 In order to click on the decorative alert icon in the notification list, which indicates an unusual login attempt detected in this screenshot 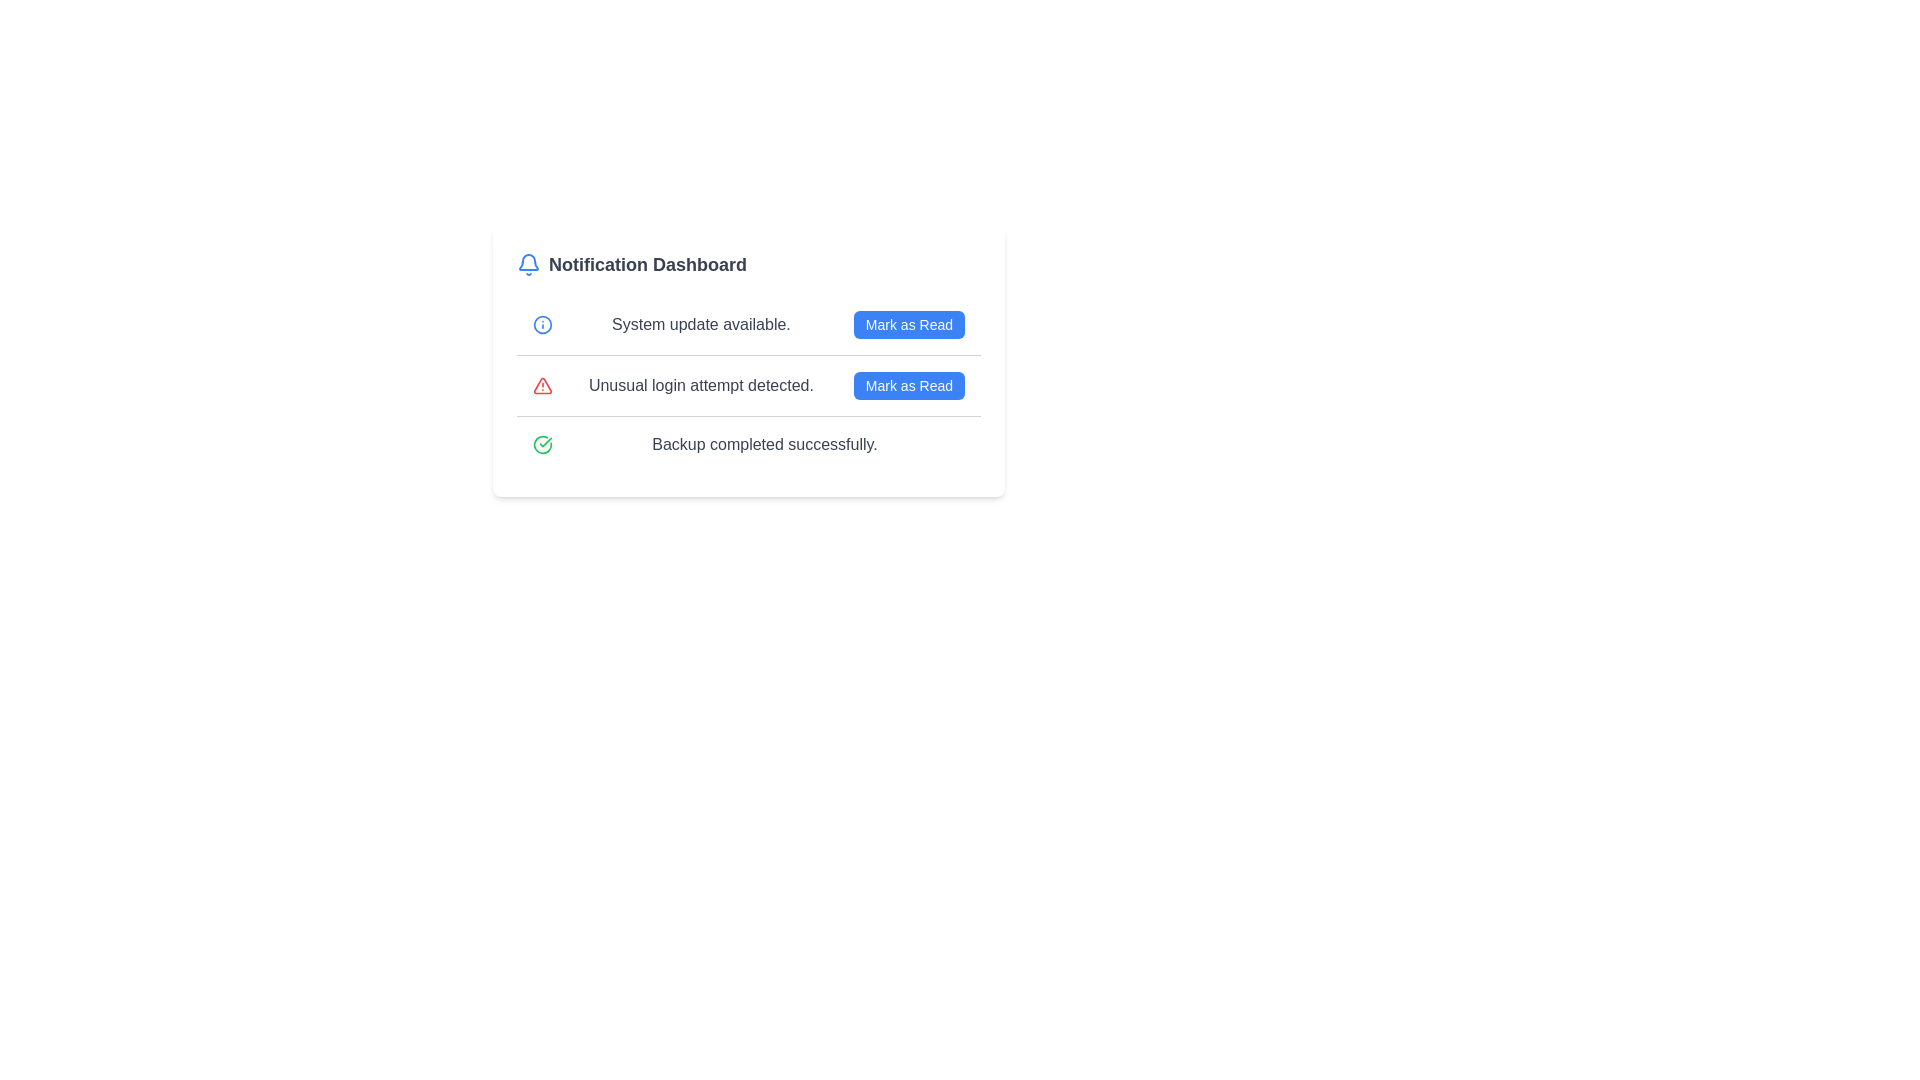, I will do `click(542, 385)`.